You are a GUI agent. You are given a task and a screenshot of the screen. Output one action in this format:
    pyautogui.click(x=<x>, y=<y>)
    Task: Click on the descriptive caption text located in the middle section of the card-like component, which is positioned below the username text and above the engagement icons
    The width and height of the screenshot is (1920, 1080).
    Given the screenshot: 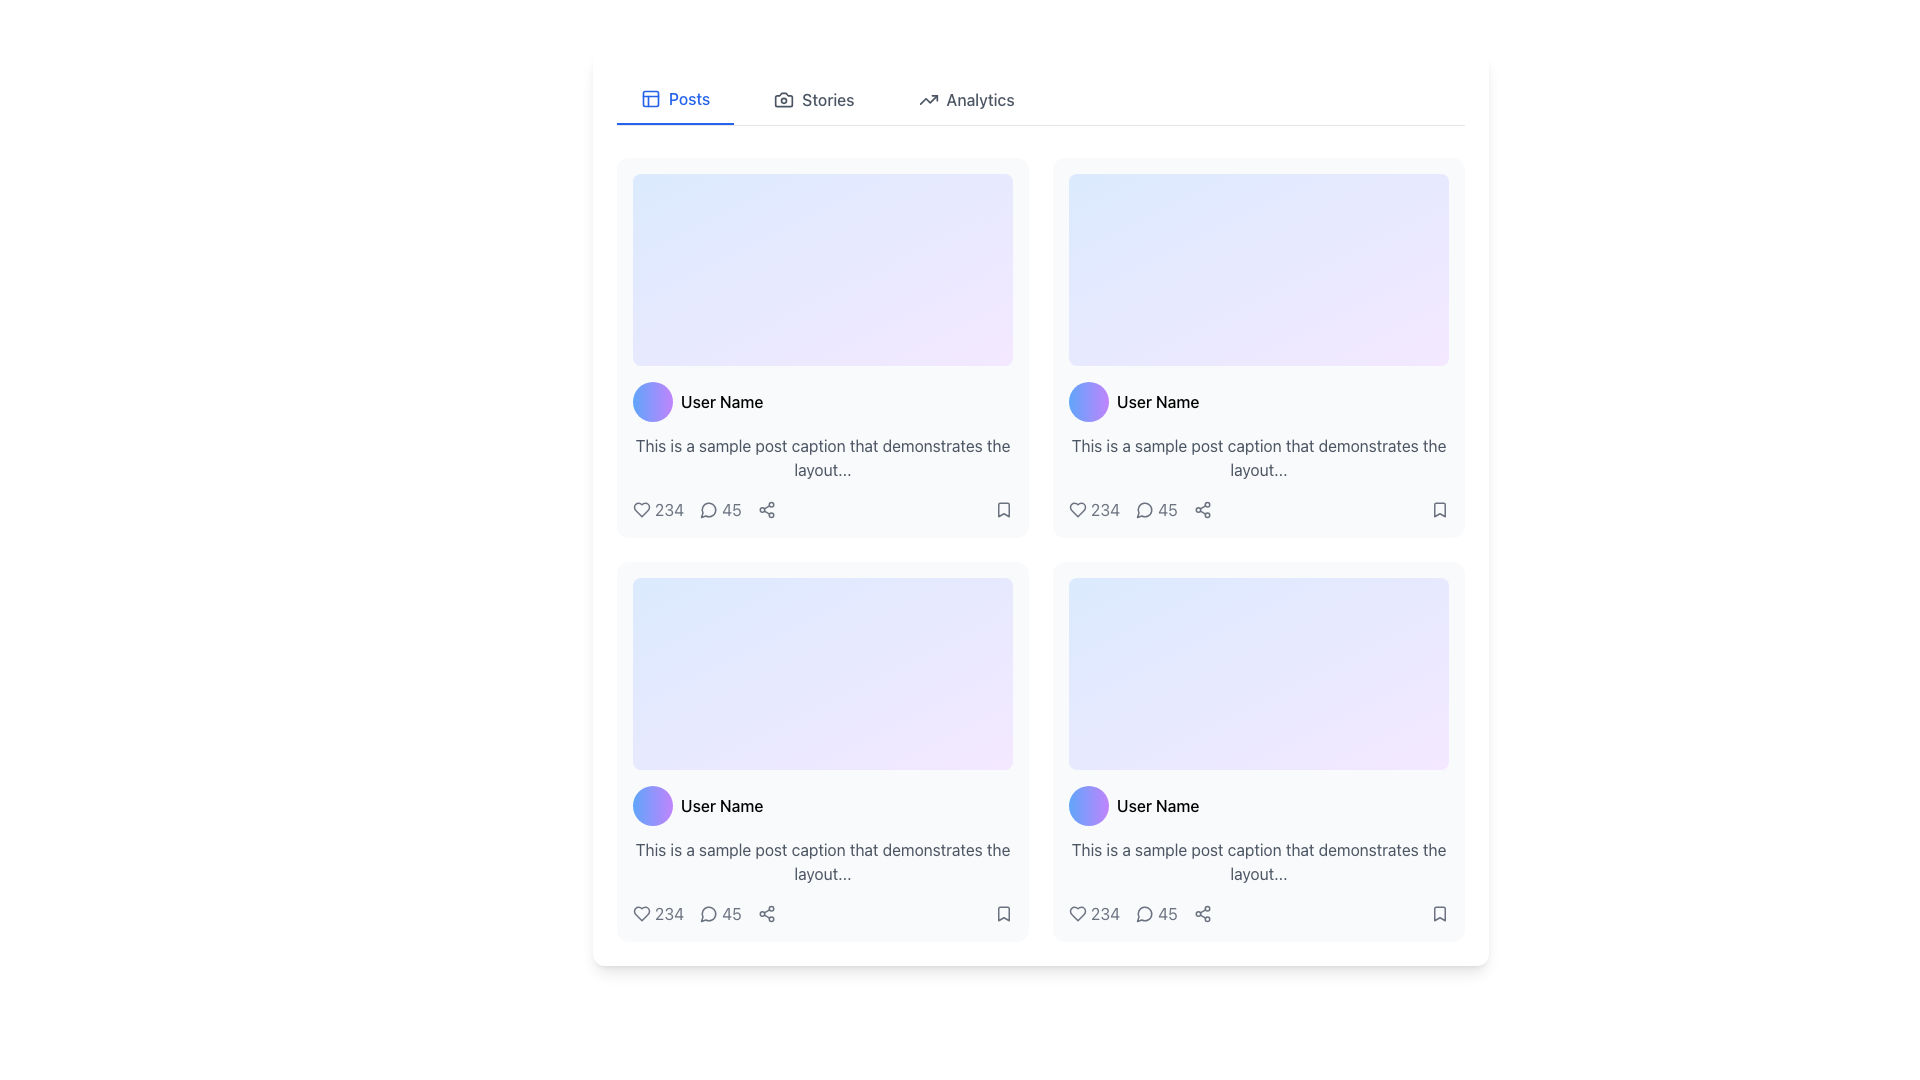 What is the action you would take?
    pyautogui.click(x=822, y=458)
    